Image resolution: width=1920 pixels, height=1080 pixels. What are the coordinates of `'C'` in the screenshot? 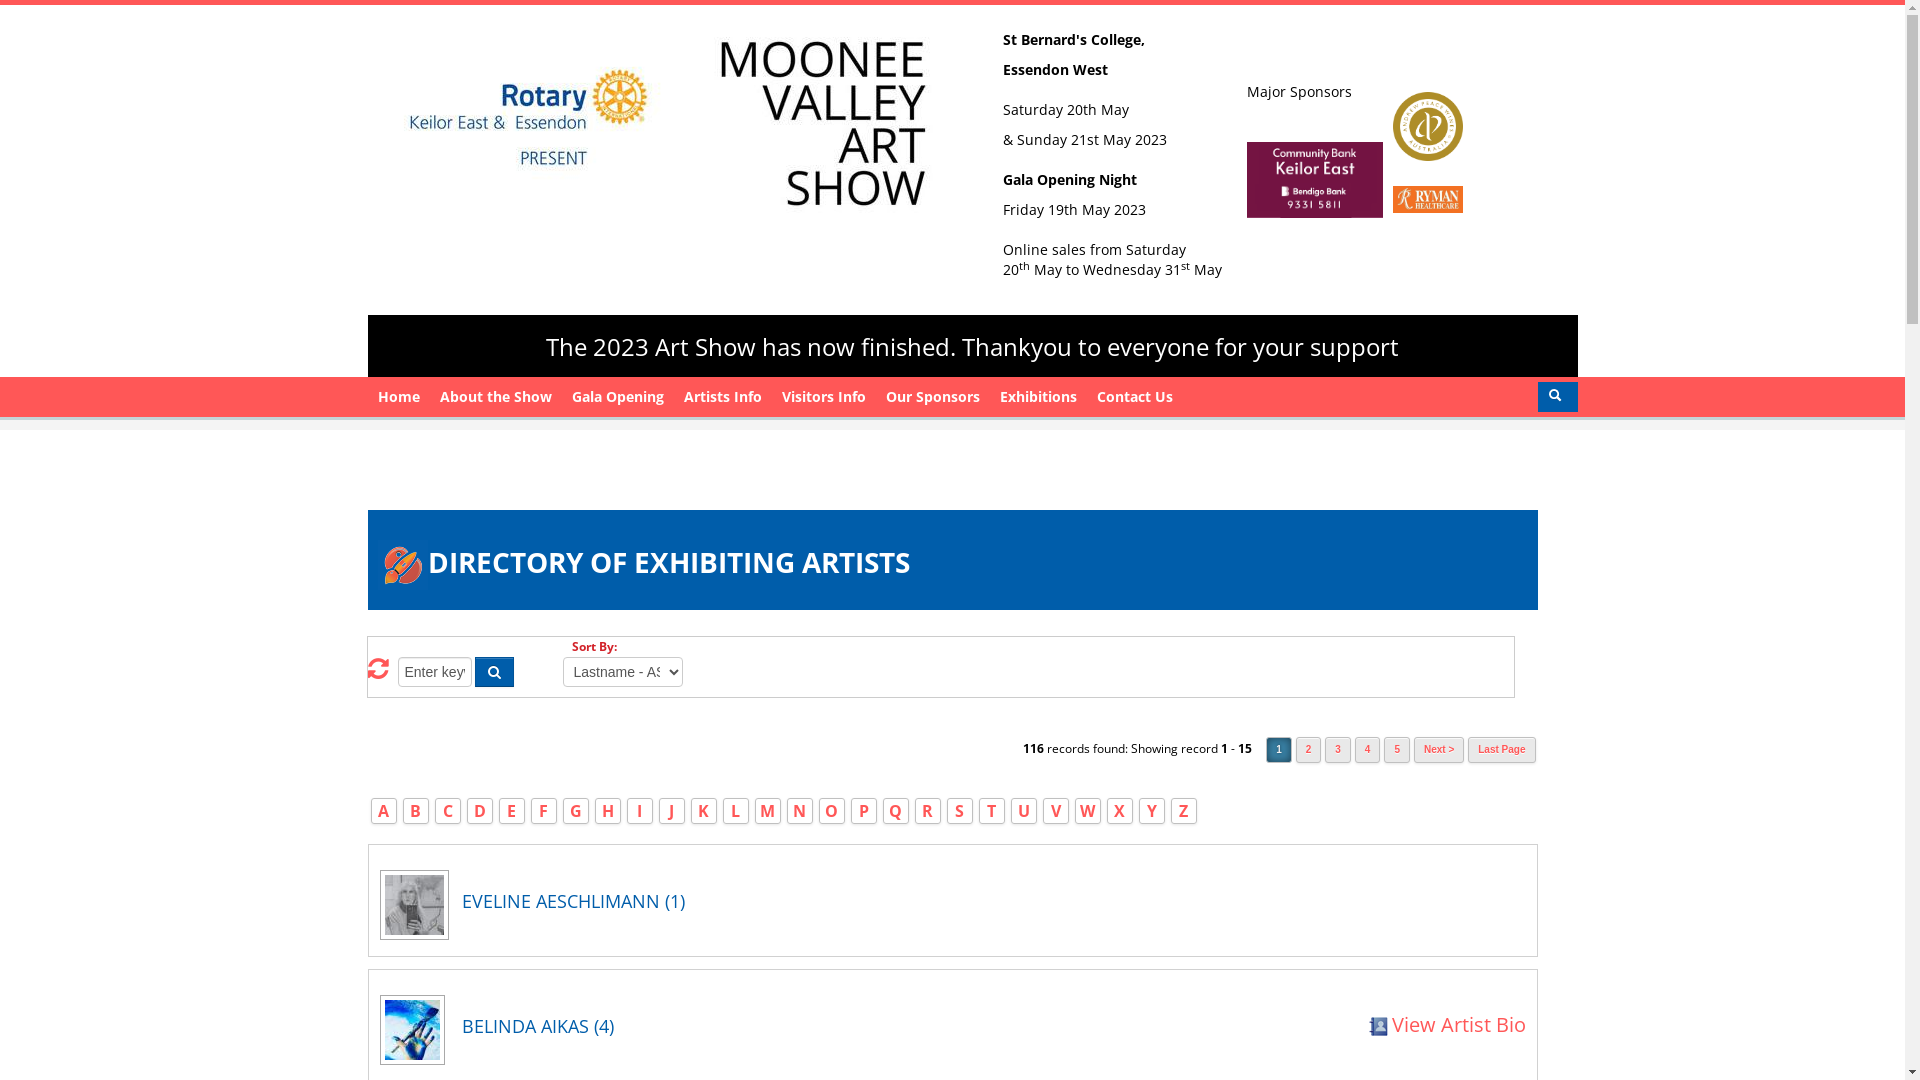 It's located at (445, 810).